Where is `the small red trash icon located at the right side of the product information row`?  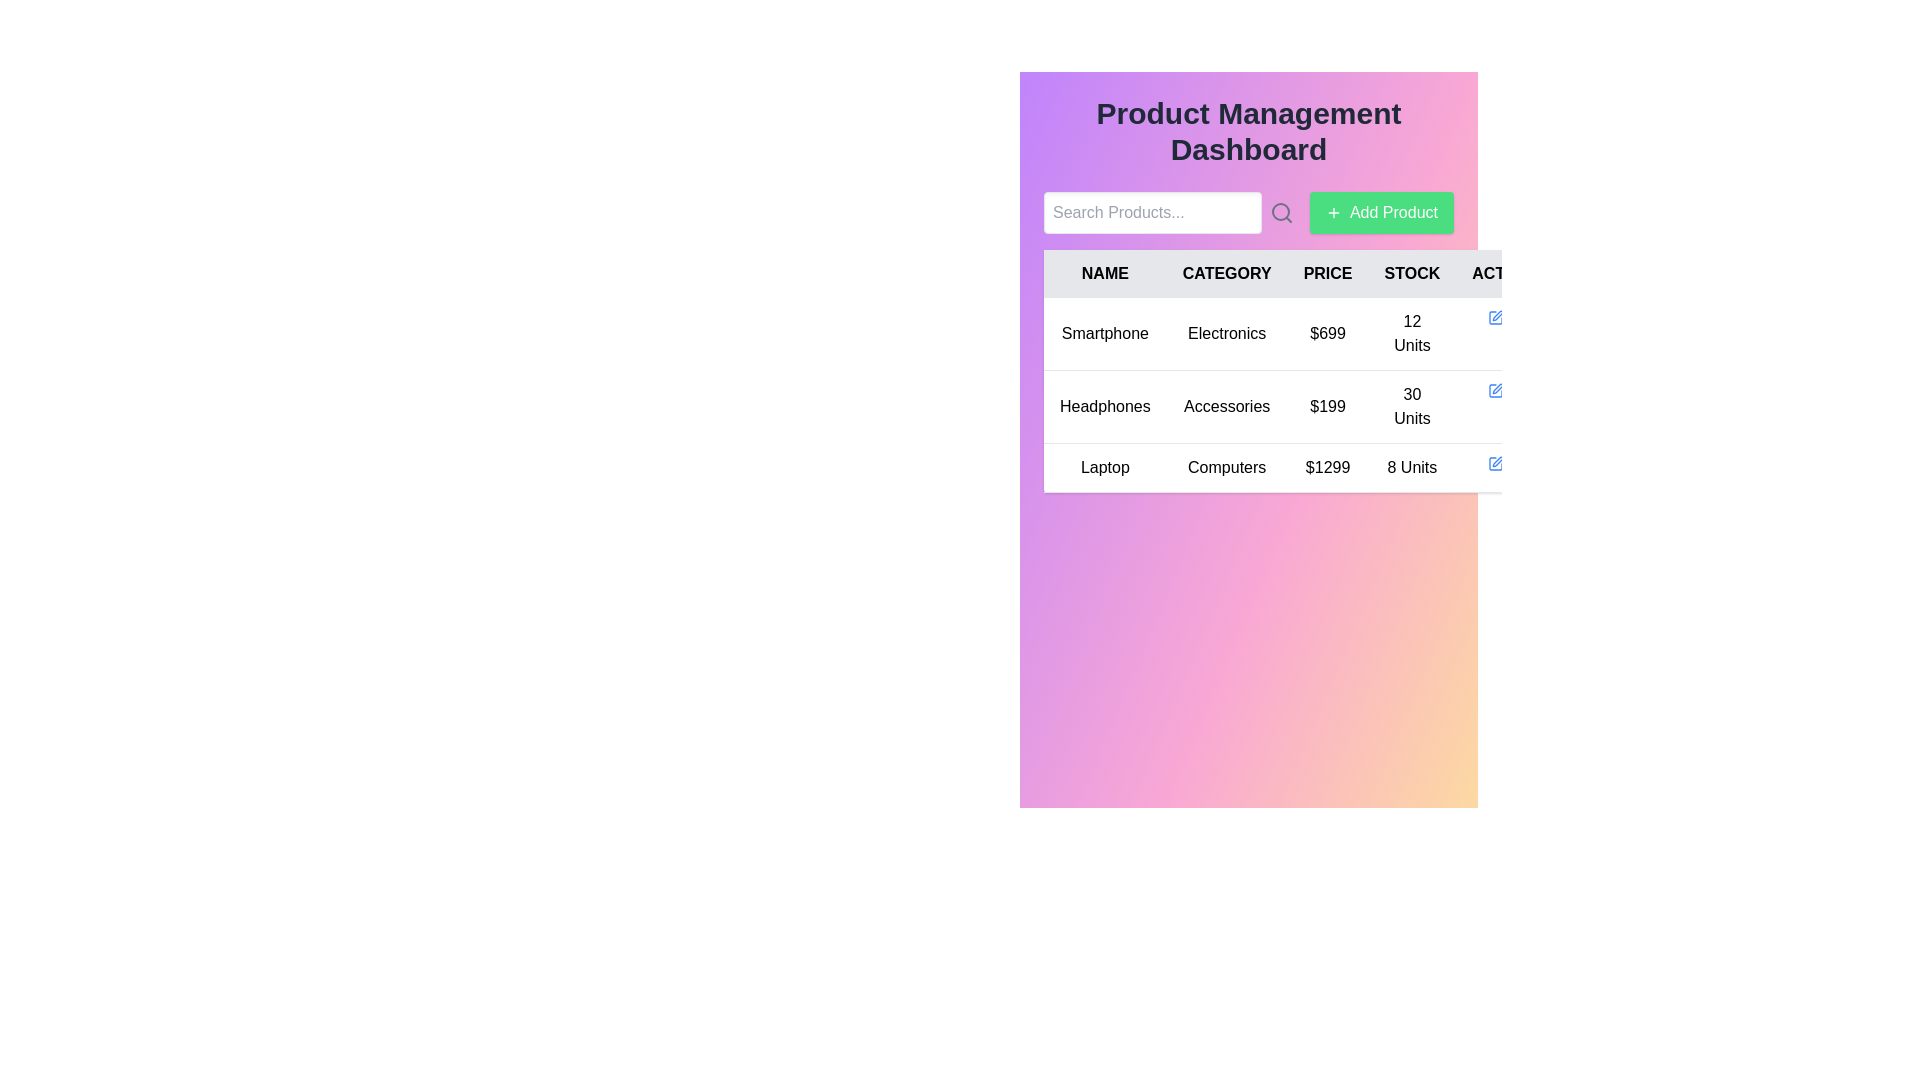
the small red trash icon located at the right side of the product information row is located at coordinates (1520, 390).